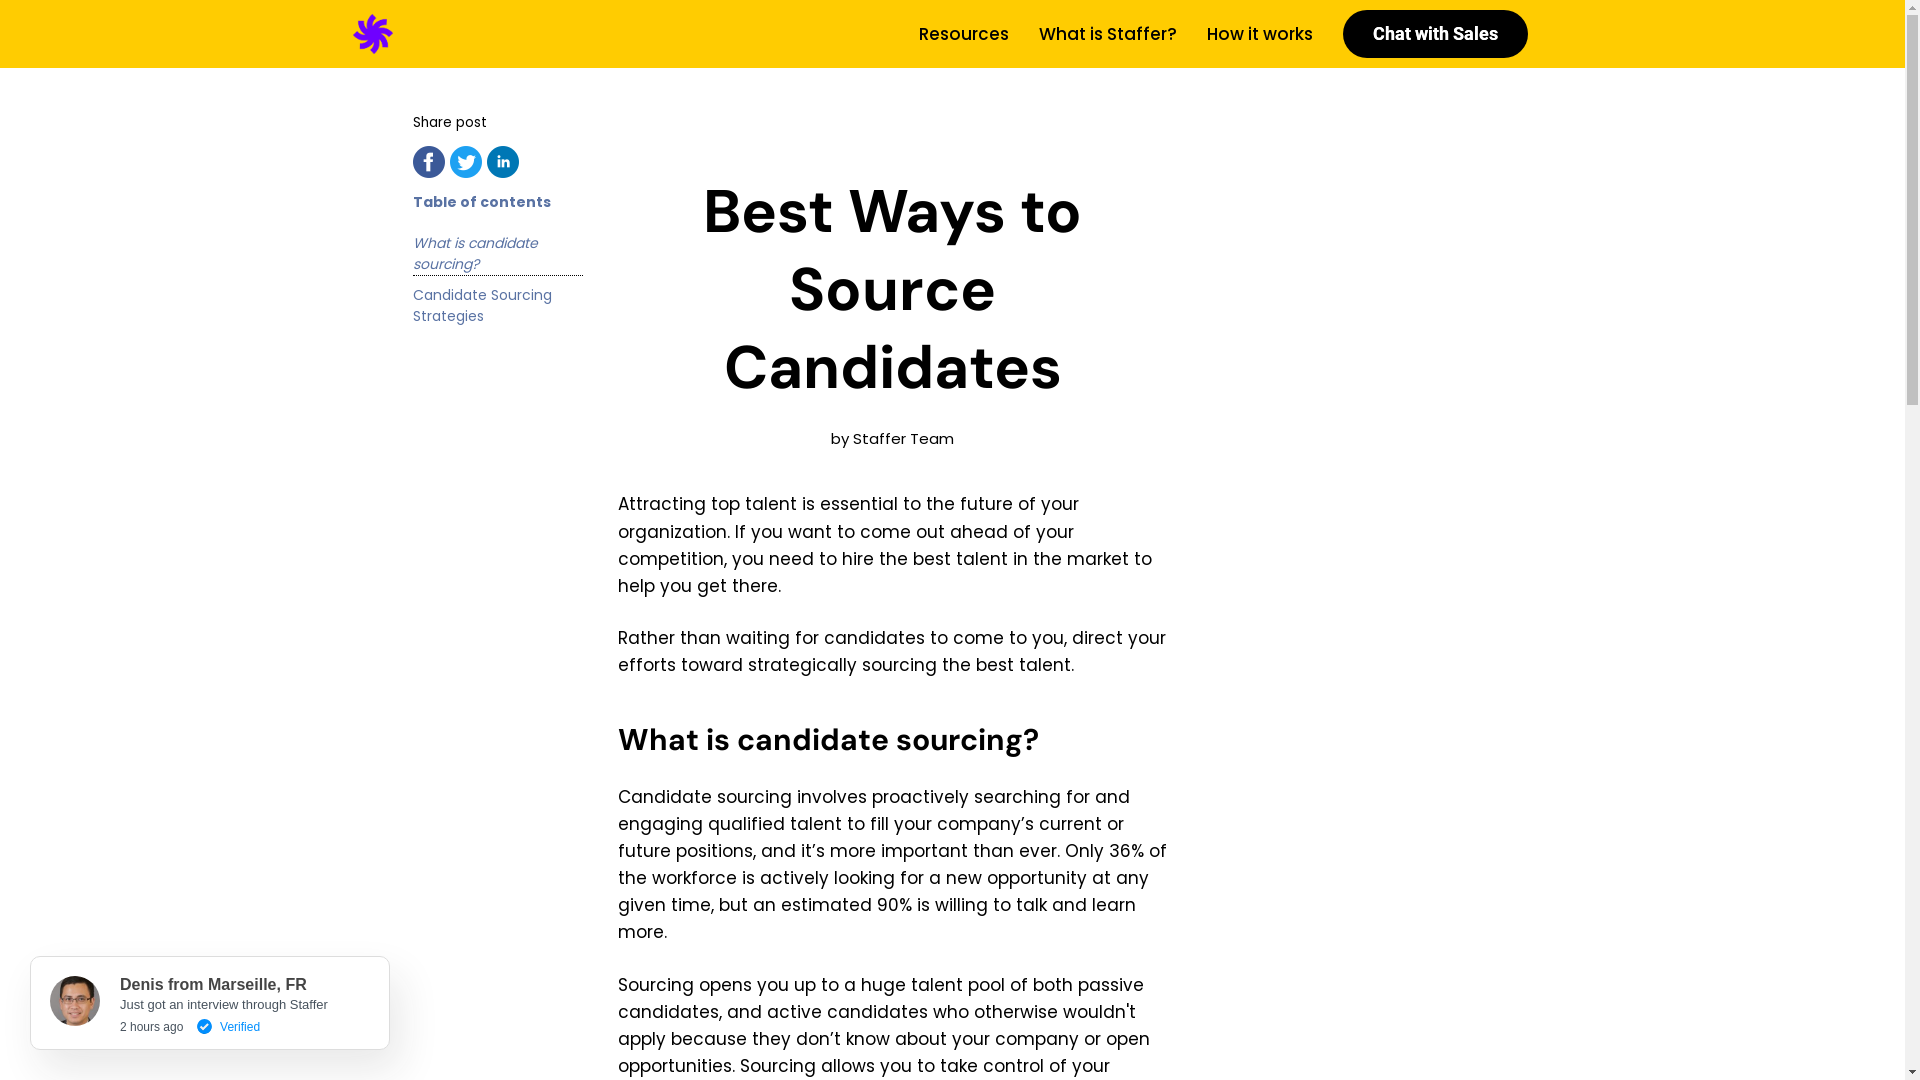 This screenshot has height=1080, width=1920. Describe the element at coordinates (497, 253) in the screenshot. I see `'What is candidate sourcing?'` at that location.